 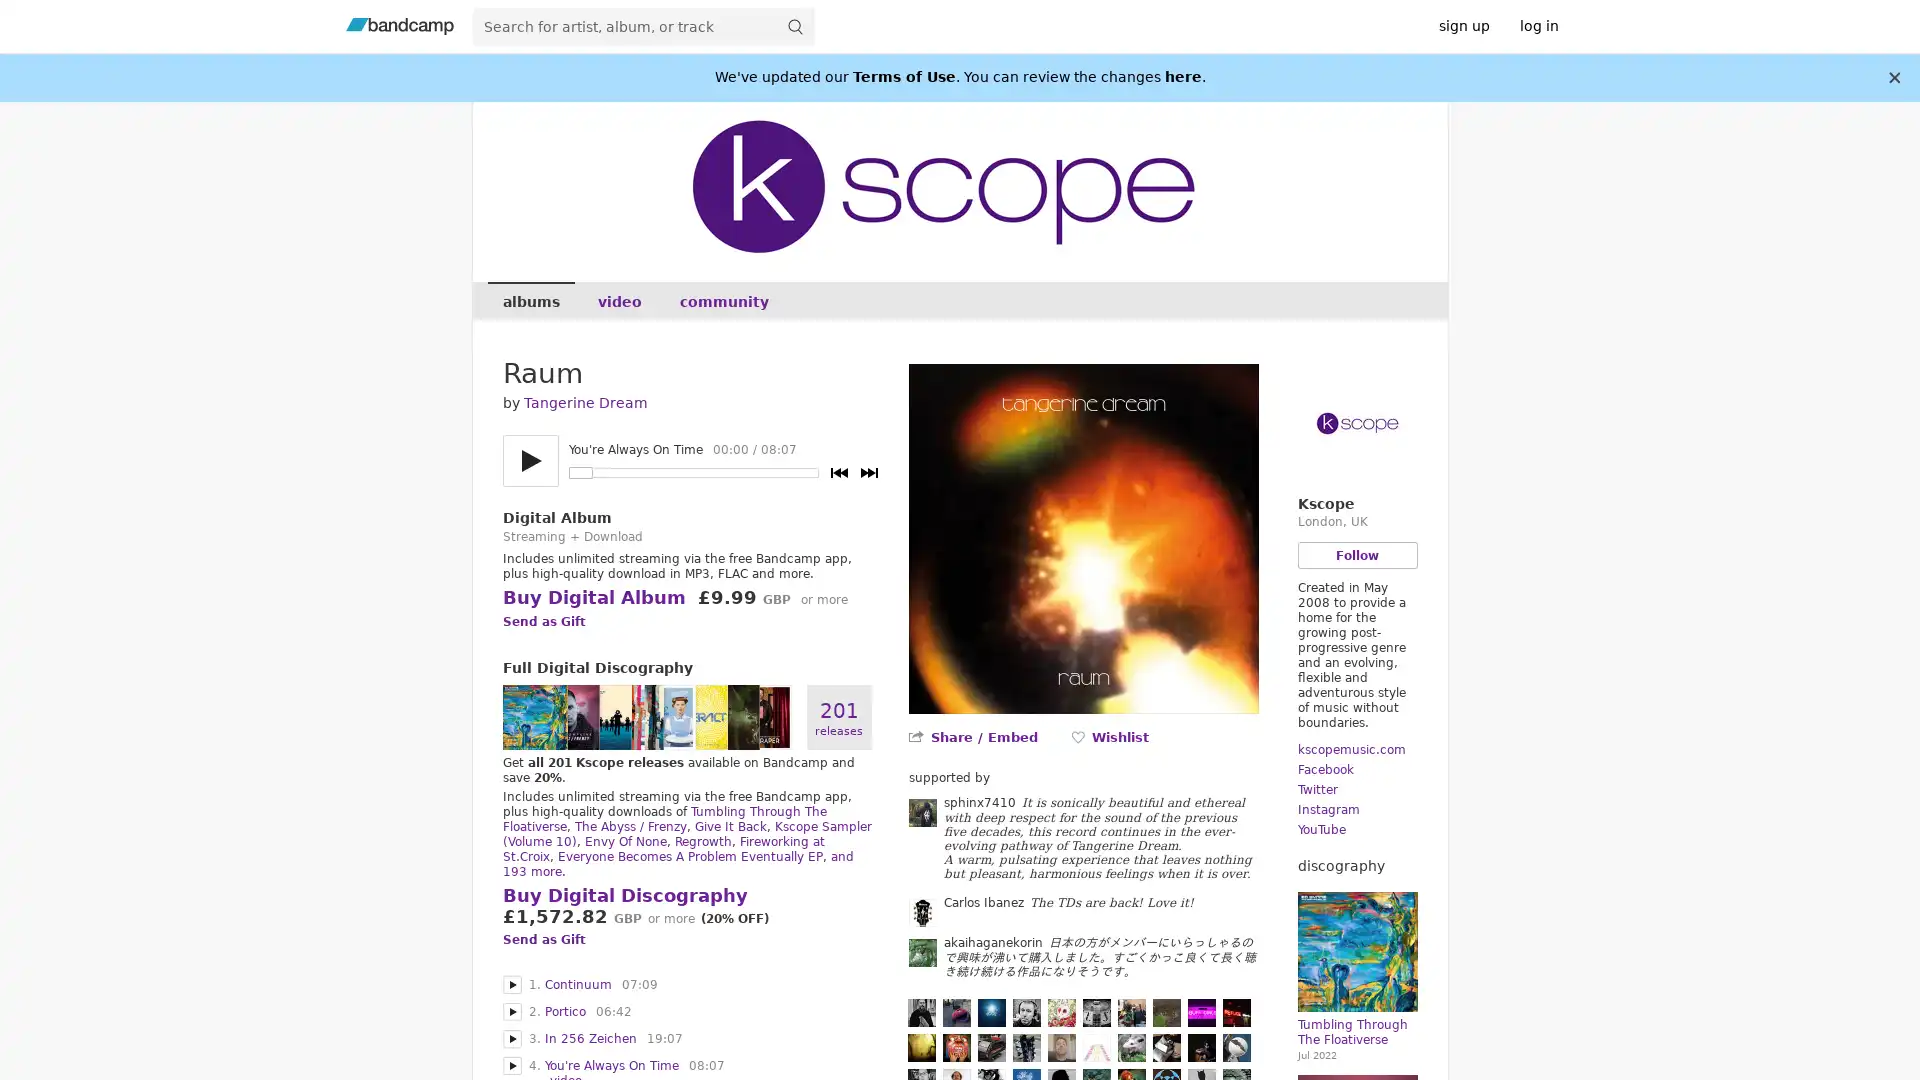 What do you see at coordinates (1357, 555) in the screenshot?
I see `Follow` at bounding box center [1357, 555].